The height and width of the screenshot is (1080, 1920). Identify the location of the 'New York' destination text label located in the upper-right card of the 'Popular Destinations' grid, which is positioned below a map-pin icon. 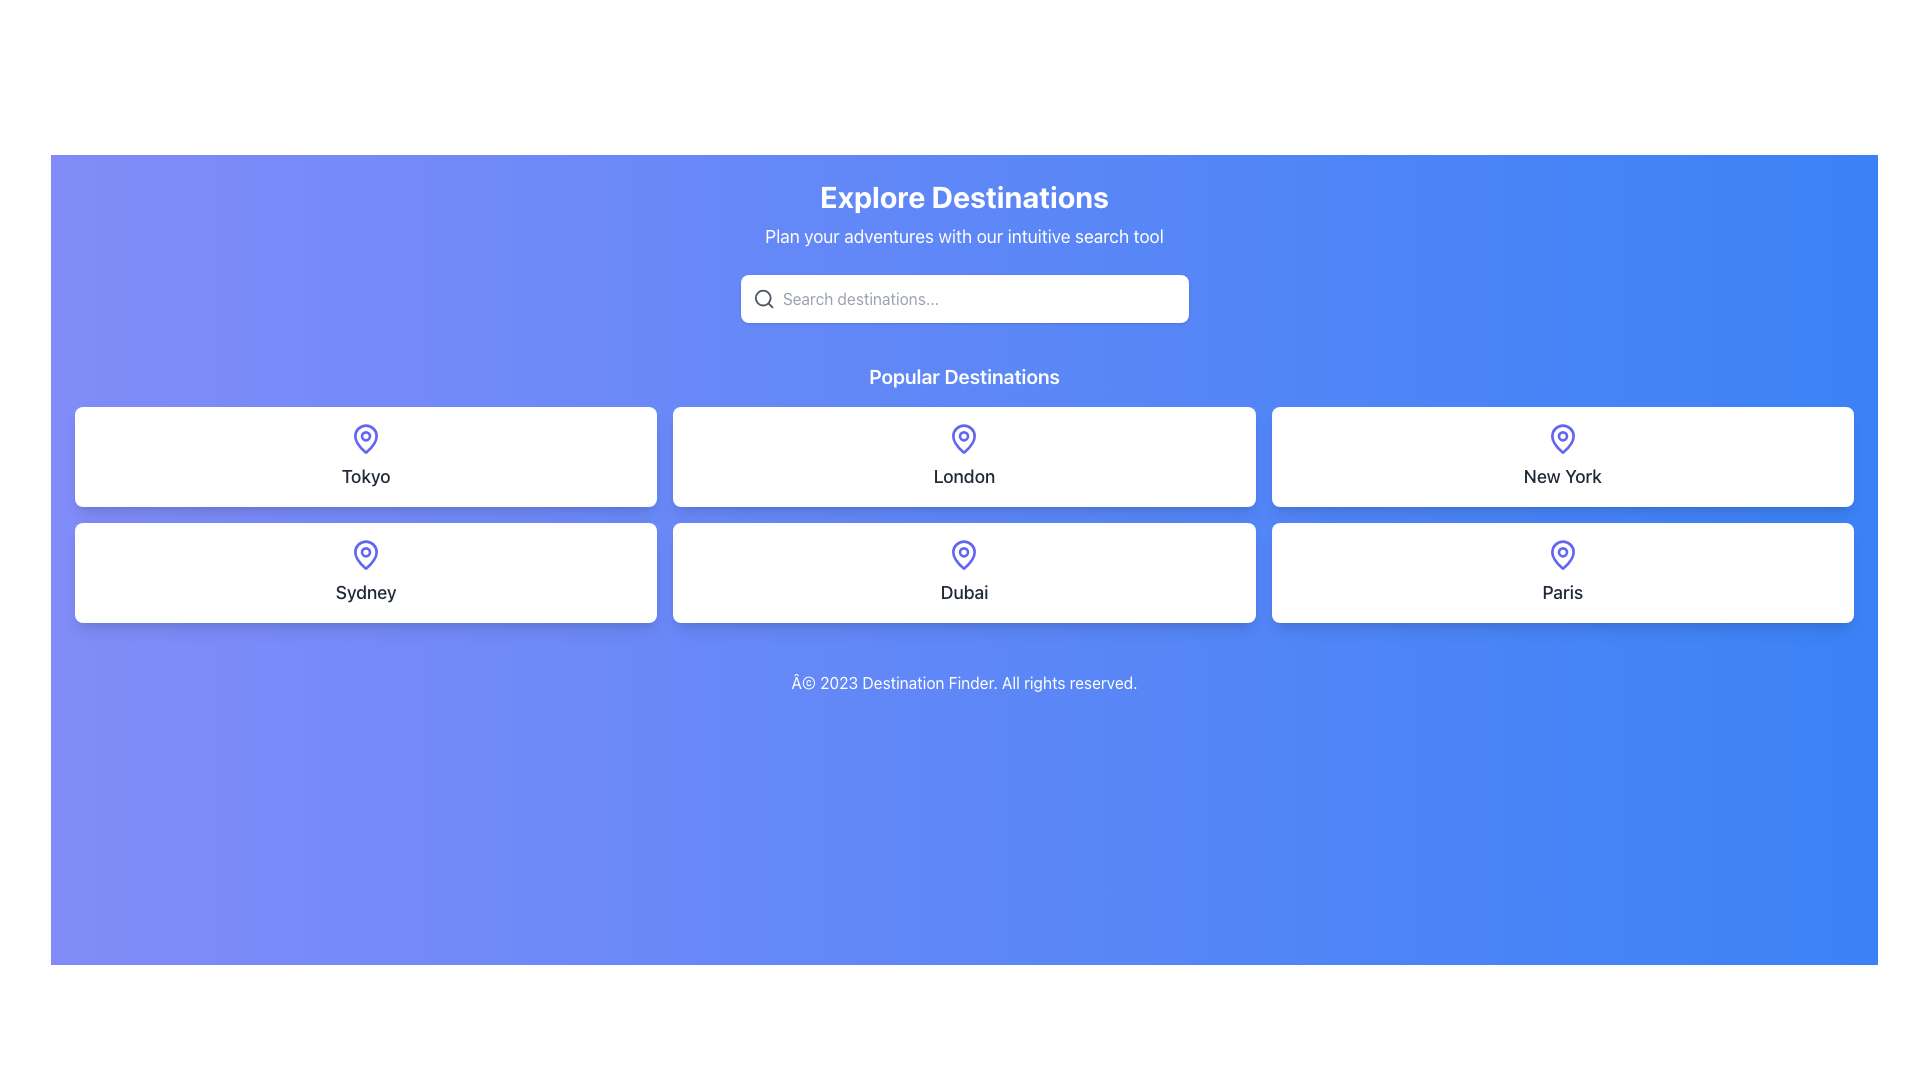
(1561, 477).